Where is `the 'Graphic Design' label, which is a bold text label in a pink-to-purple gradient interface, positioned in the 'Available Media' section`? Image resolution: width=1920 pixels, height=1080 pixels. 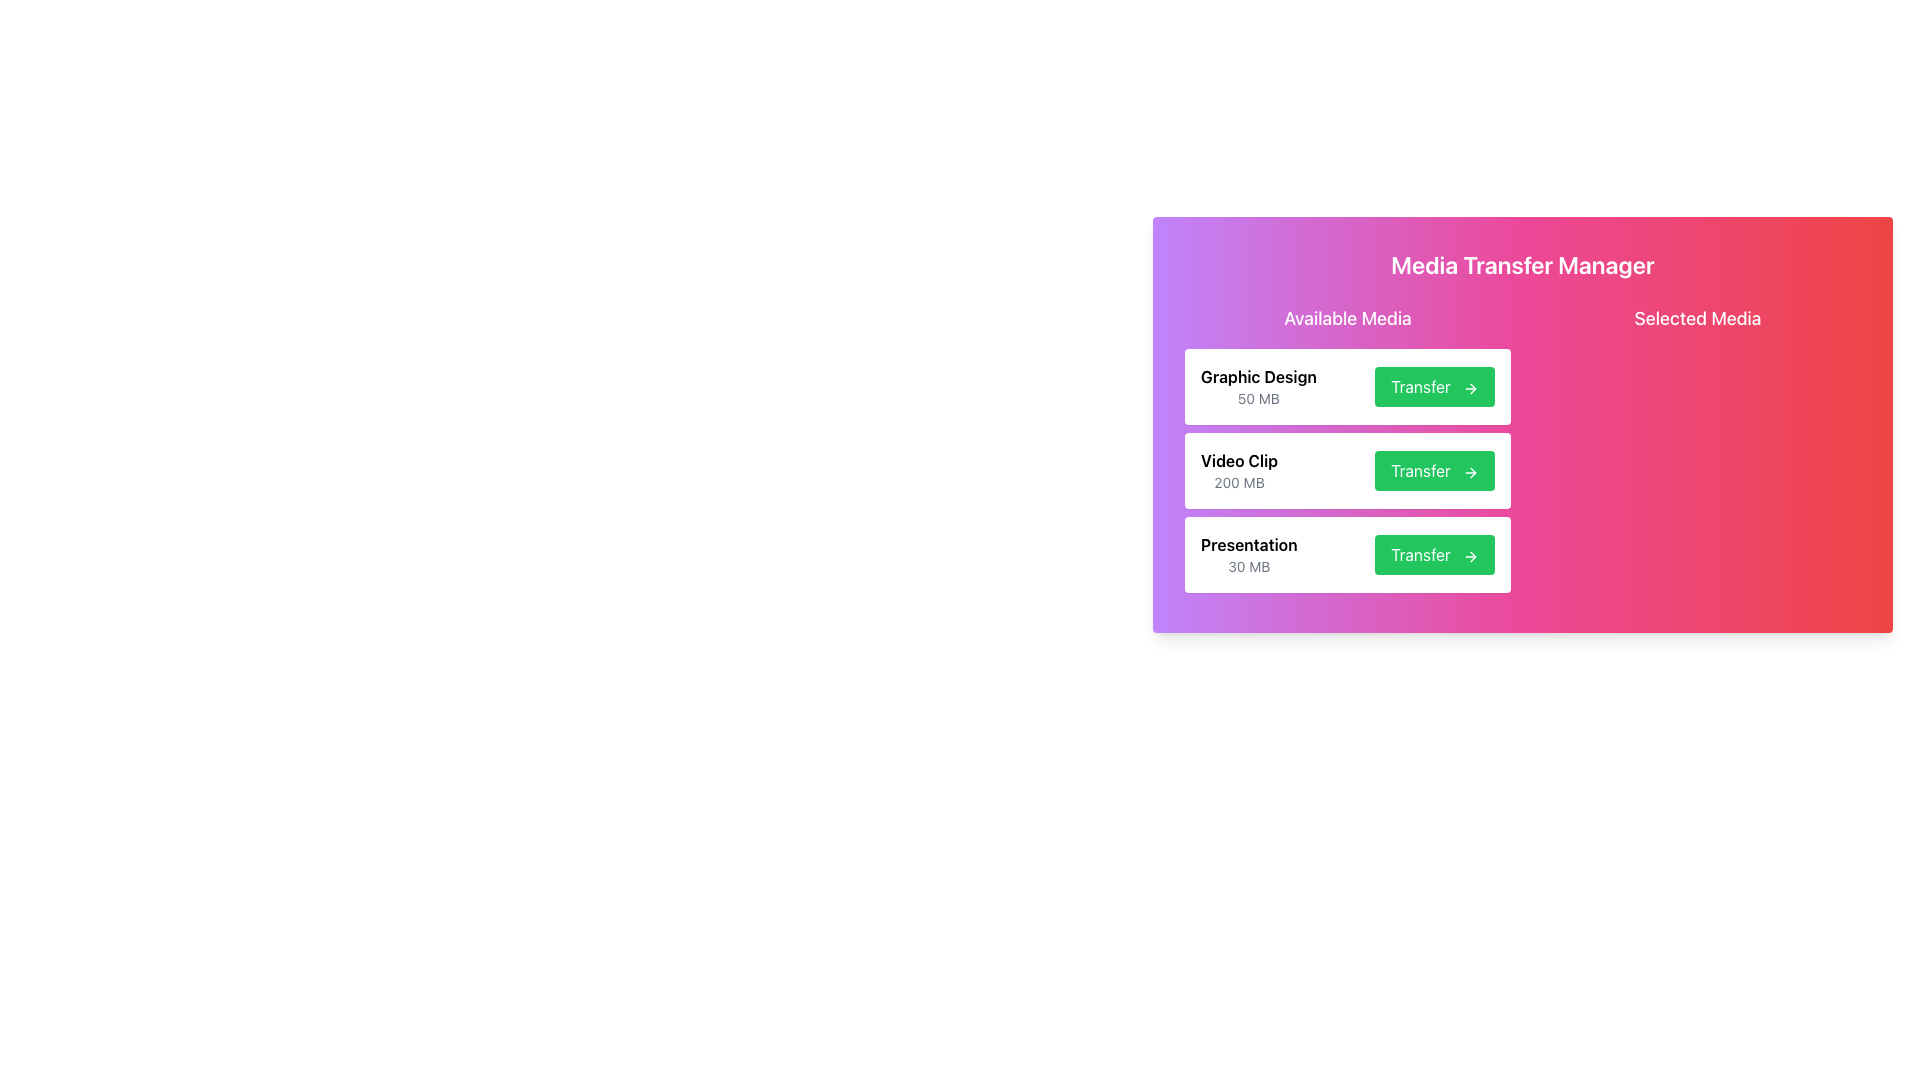
the 'Graphic Design' label, which is a bold text label in a pink-to-purple gradient interface, positioned in the 'Available Media' section is located at coordinates (1257, 377).